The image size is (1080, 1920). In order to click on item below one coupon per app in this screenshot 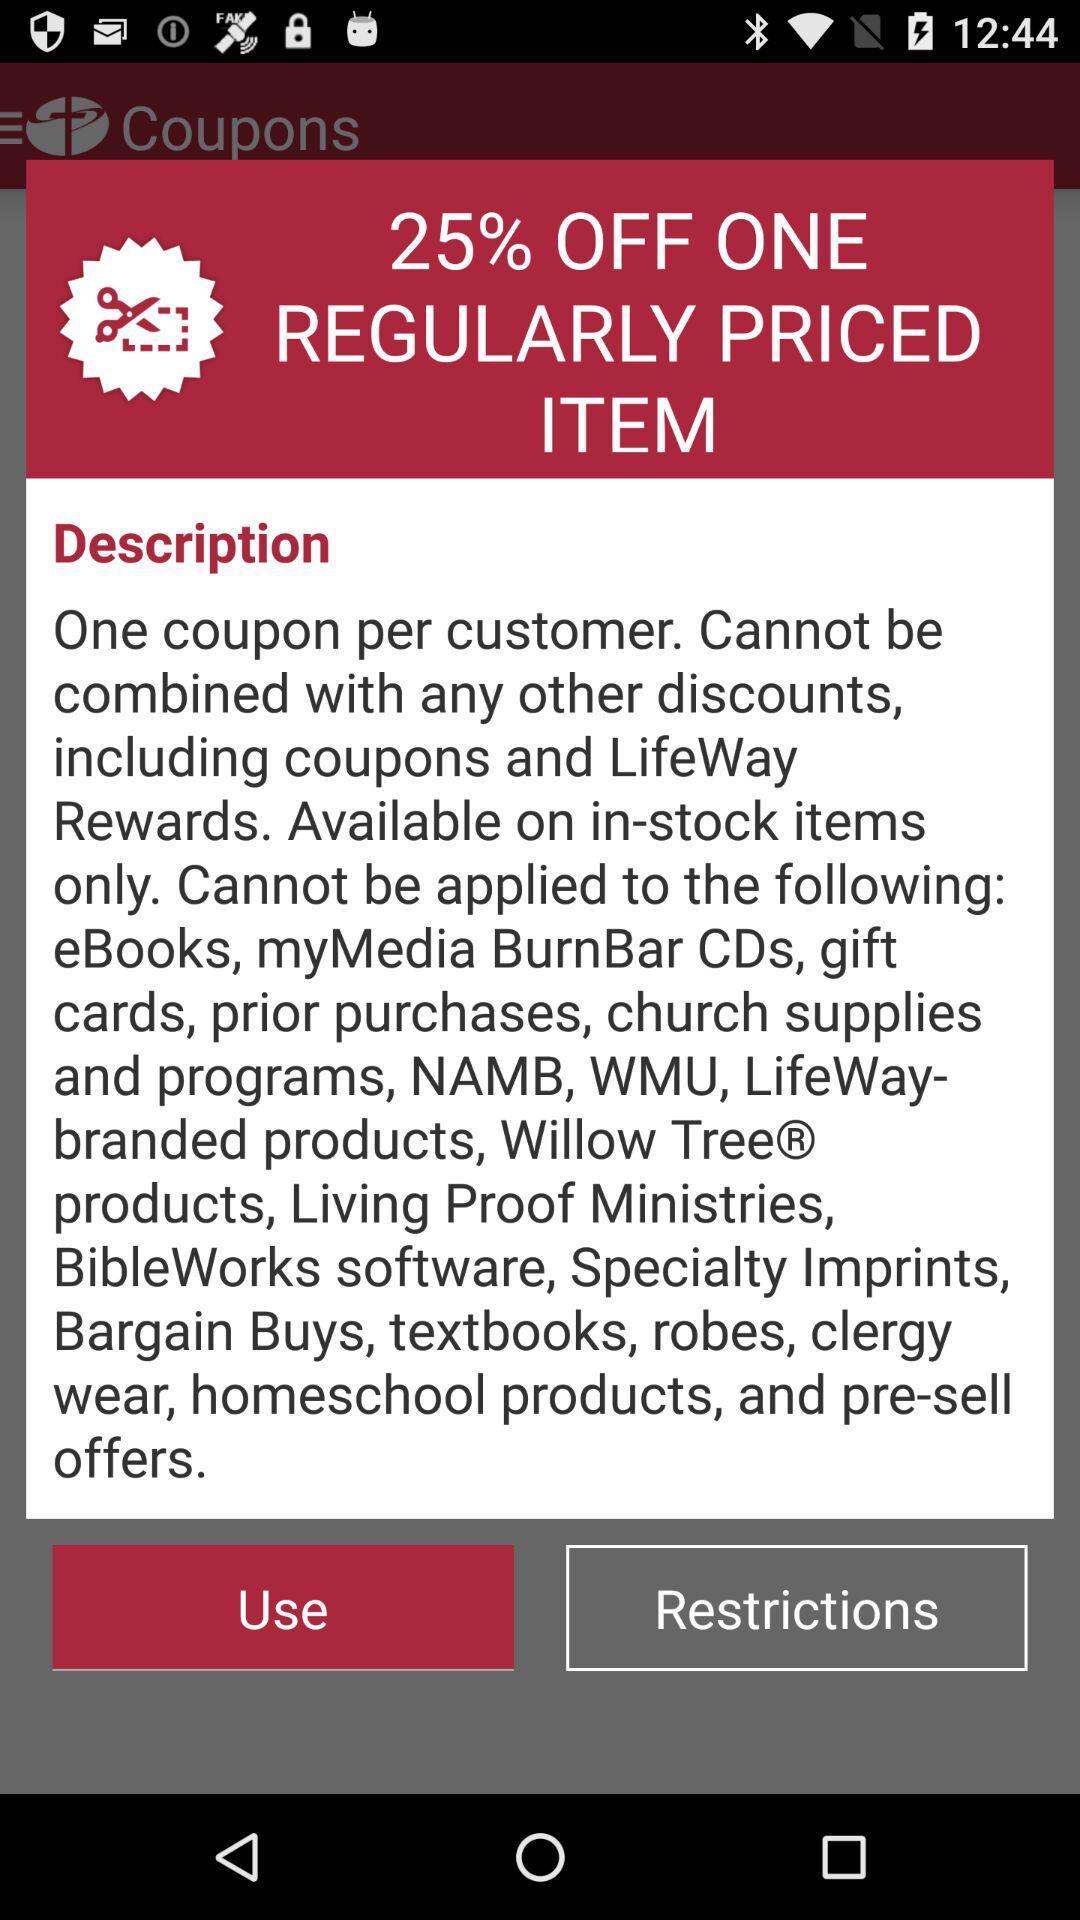, I will do `click(283, 1608)`.